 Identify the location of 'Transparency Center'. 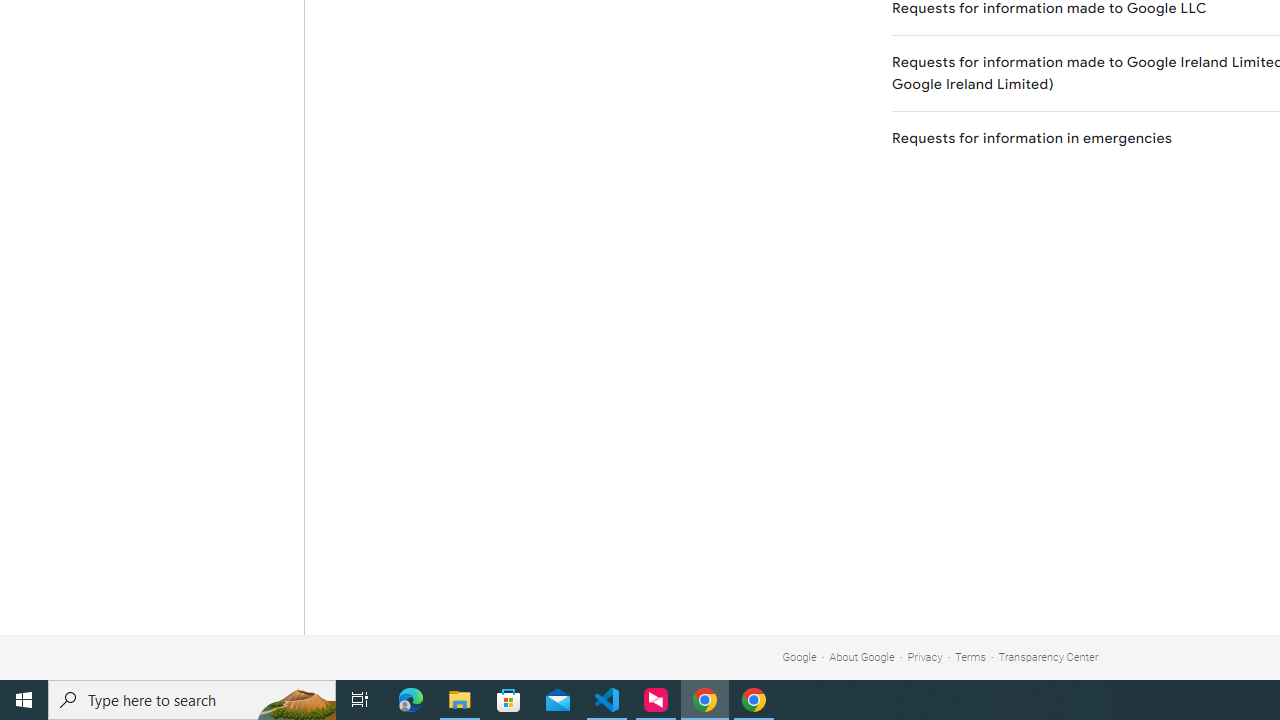
(1047, 657).